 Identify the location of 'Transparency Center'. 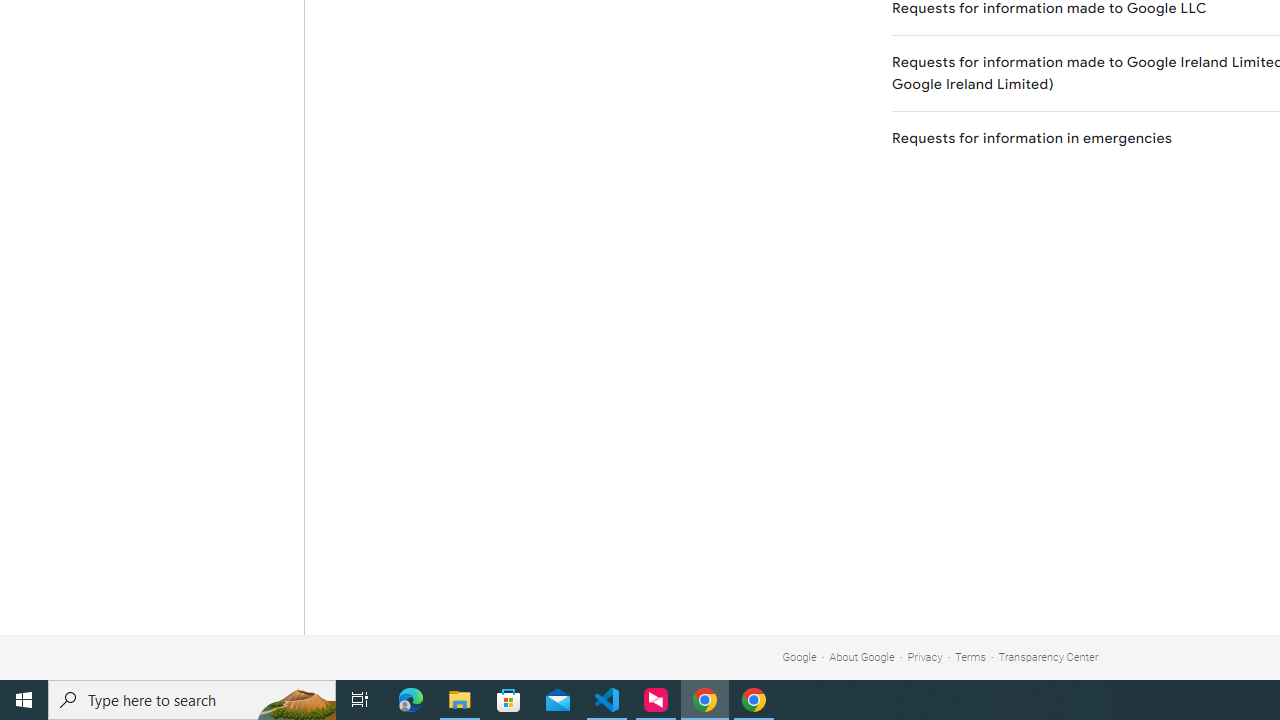
(1047, 657).